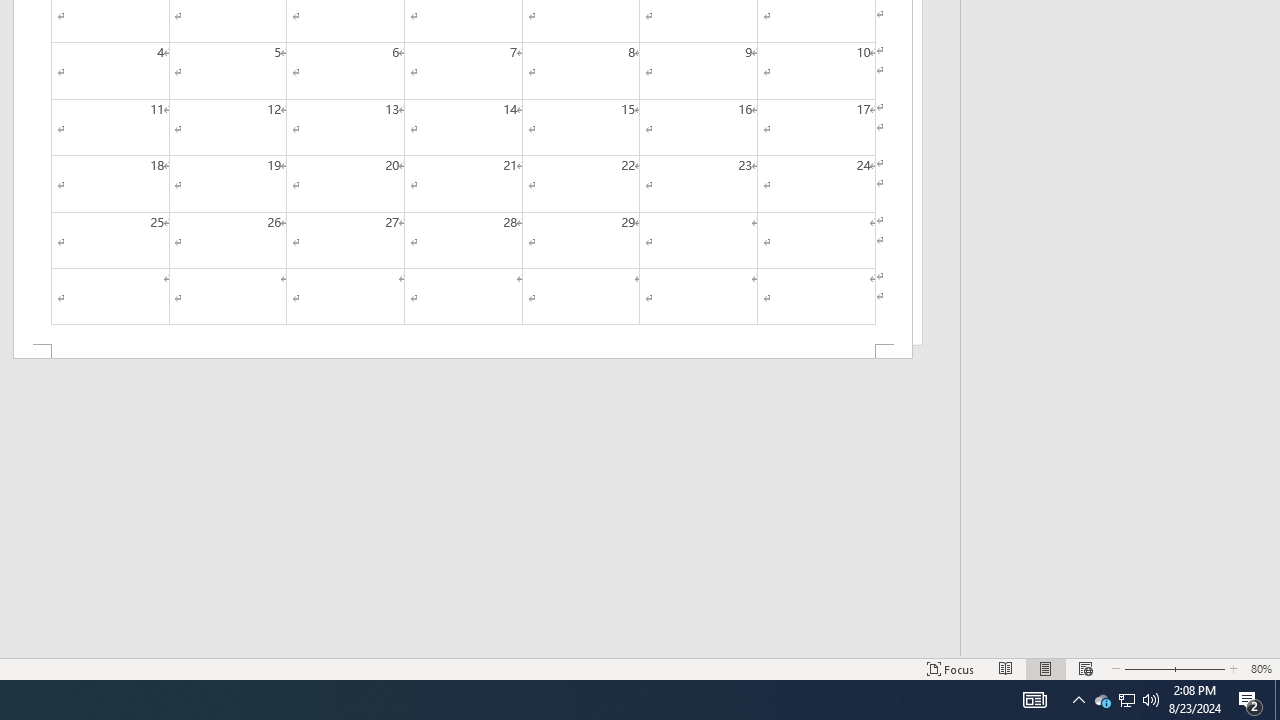 This screenshot has height=720, width=1280. What do you see at coordinates (461, 350) in the screenshot?
I see `'Footer -Section 2-'` at bounding box center [461, 350].